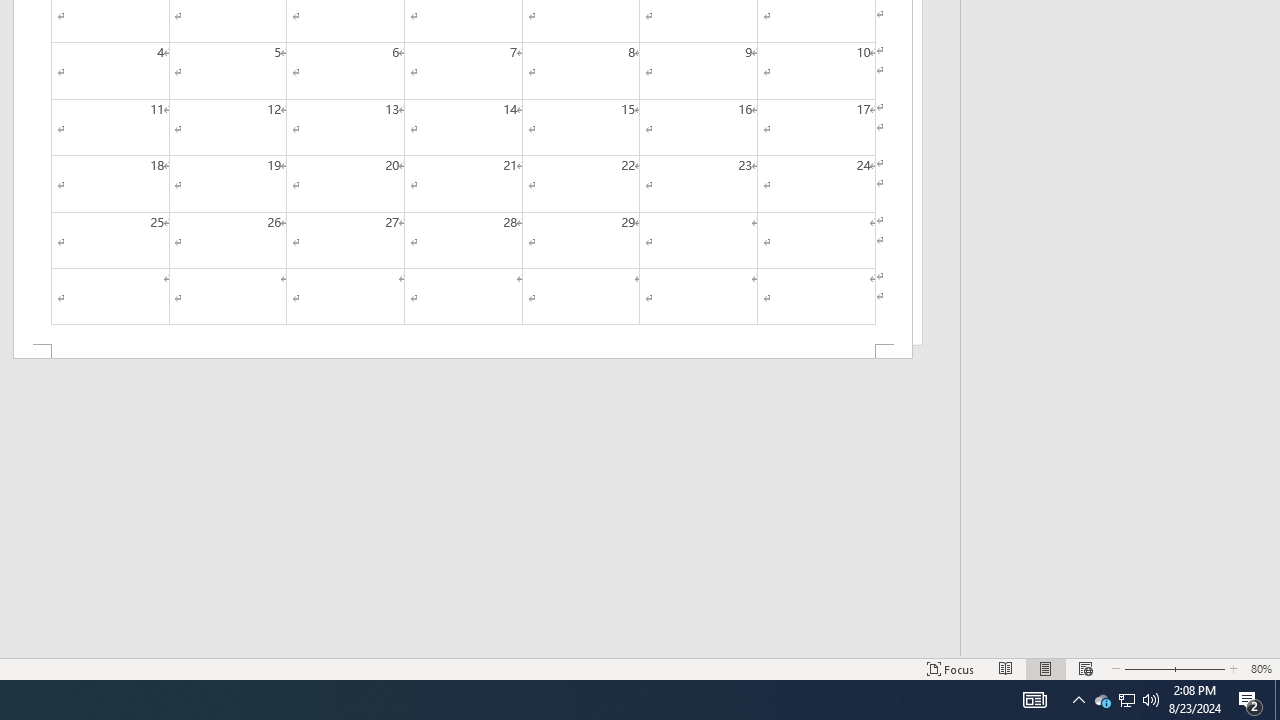 This screenshot has height=720, width=1280. What do you see at coordinates (461, 350) in the screenshot?
I see `'Footer -Section 2-'` at bounding box center [461, 350].